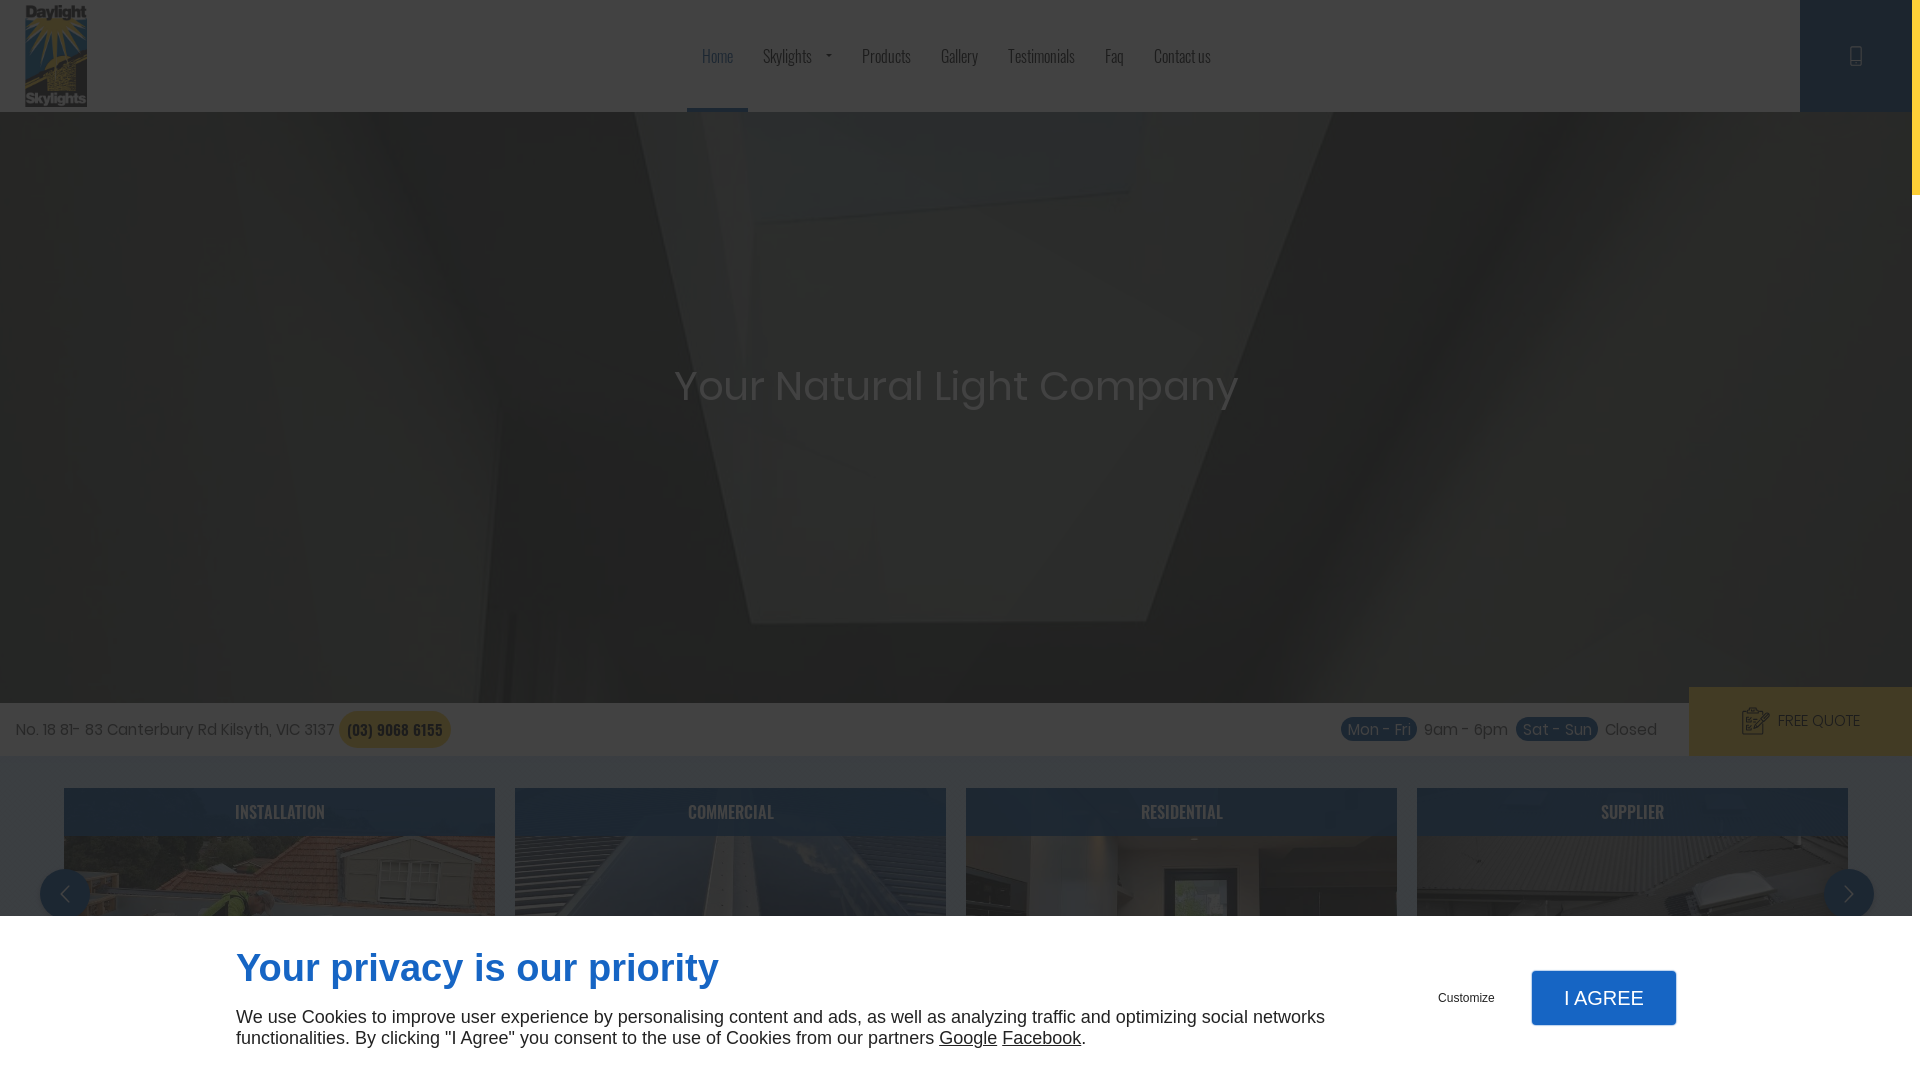 The height and width of the screenshot is (1080, 1920). Describe the element at coordinates (394, 729) in the screenshot. I see `'(03) 9068 6155'` at that location.